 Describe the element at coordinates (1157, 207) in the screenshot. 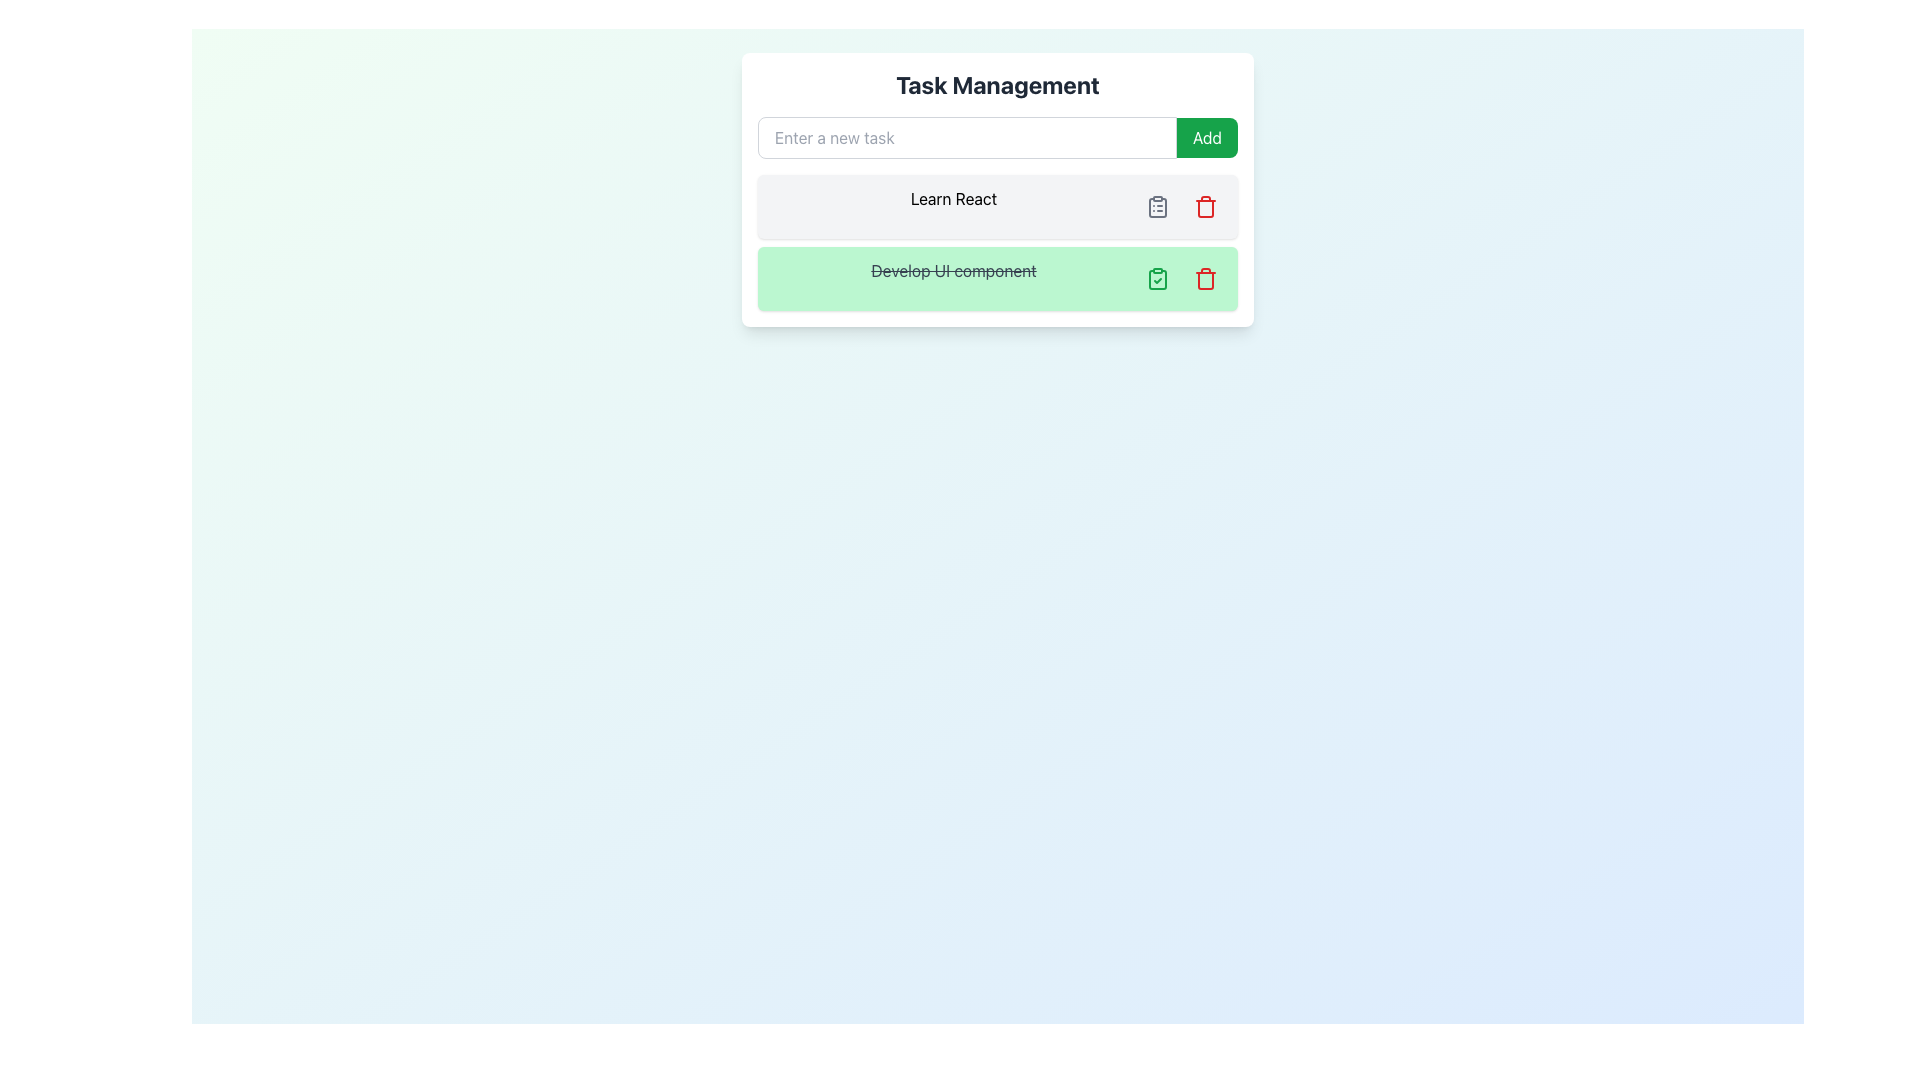

I see `the clickable icon` at that location.